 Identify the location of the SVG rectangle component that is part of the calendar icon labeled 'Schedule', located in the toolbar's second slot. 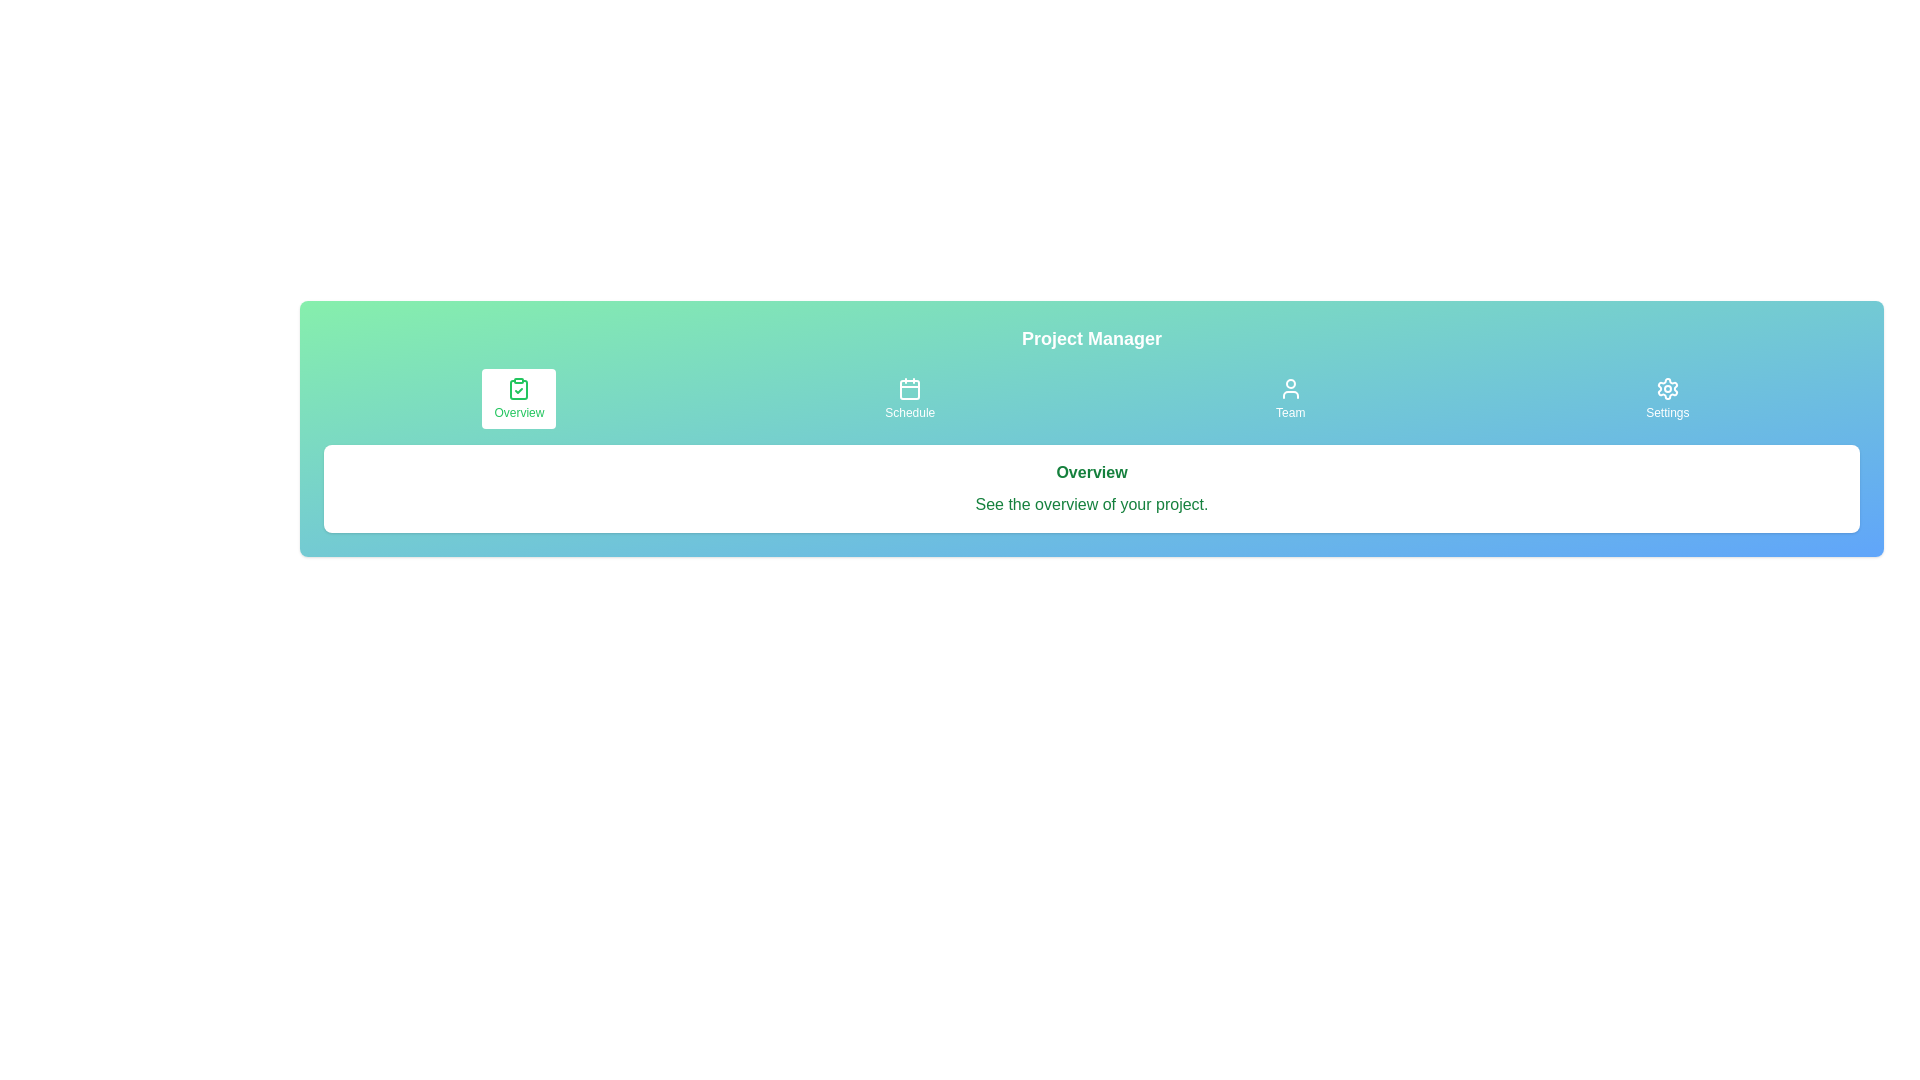
(909, 389).